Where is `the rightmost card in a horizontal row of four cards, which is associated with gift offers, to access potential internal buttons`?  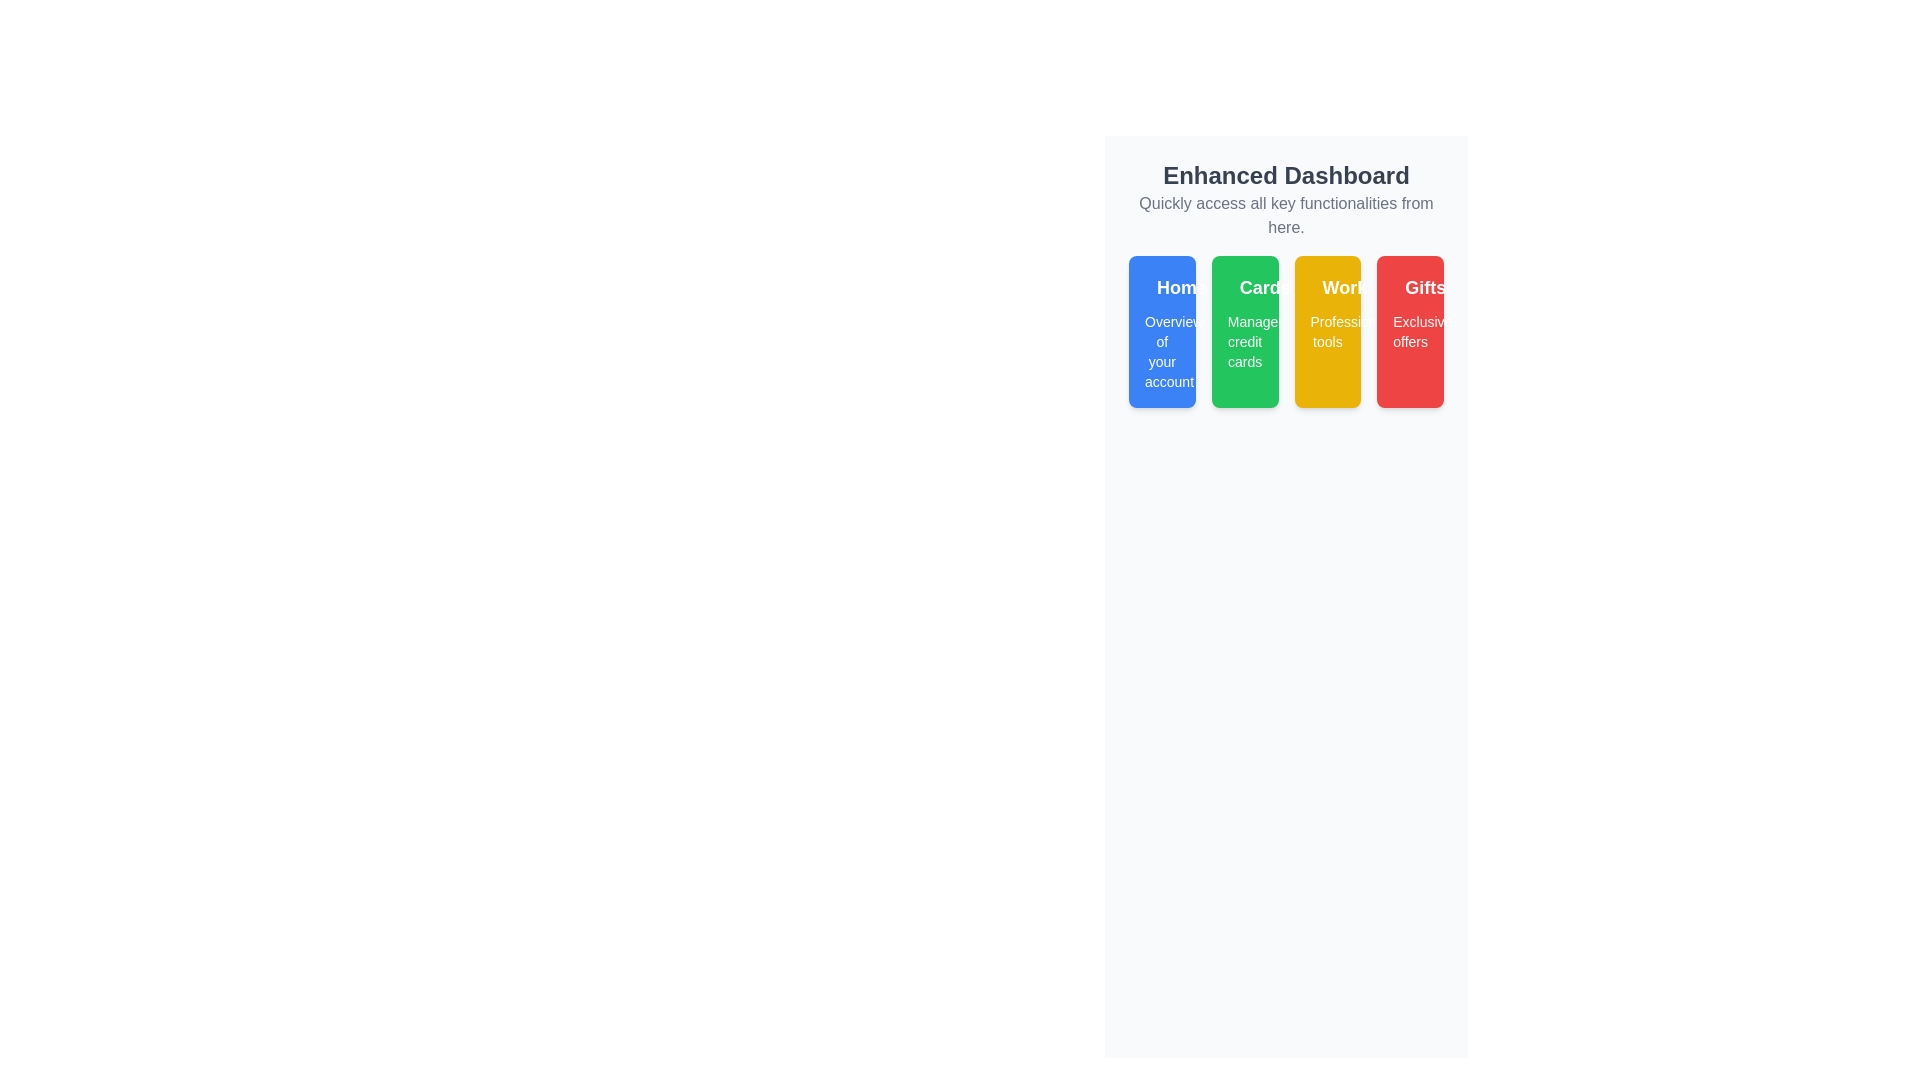
the rightmost card in a horizontal row of four cards, which is associated with gift offers, to access potential internal buttons is located at coordinates (1409, 288).